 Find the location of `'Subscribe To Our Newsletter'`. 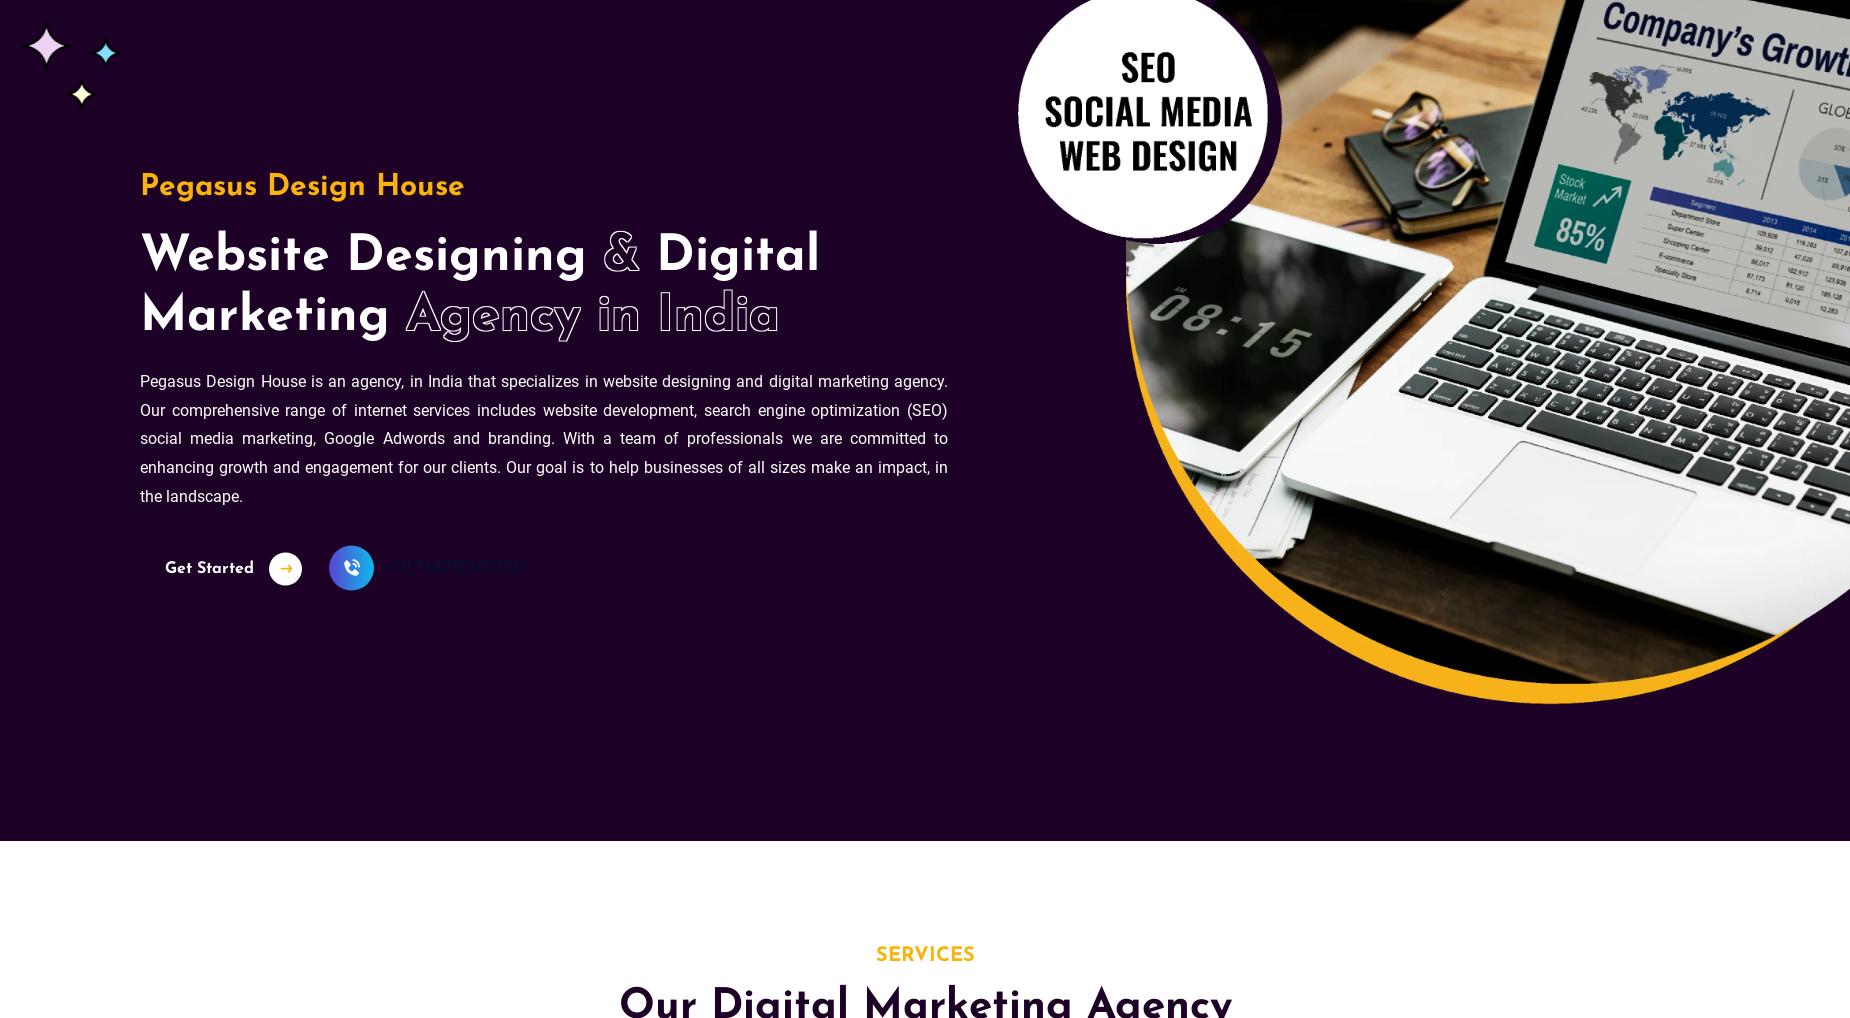

'Subscribe To Our Newsletter' is located at coordinates (925, 465).